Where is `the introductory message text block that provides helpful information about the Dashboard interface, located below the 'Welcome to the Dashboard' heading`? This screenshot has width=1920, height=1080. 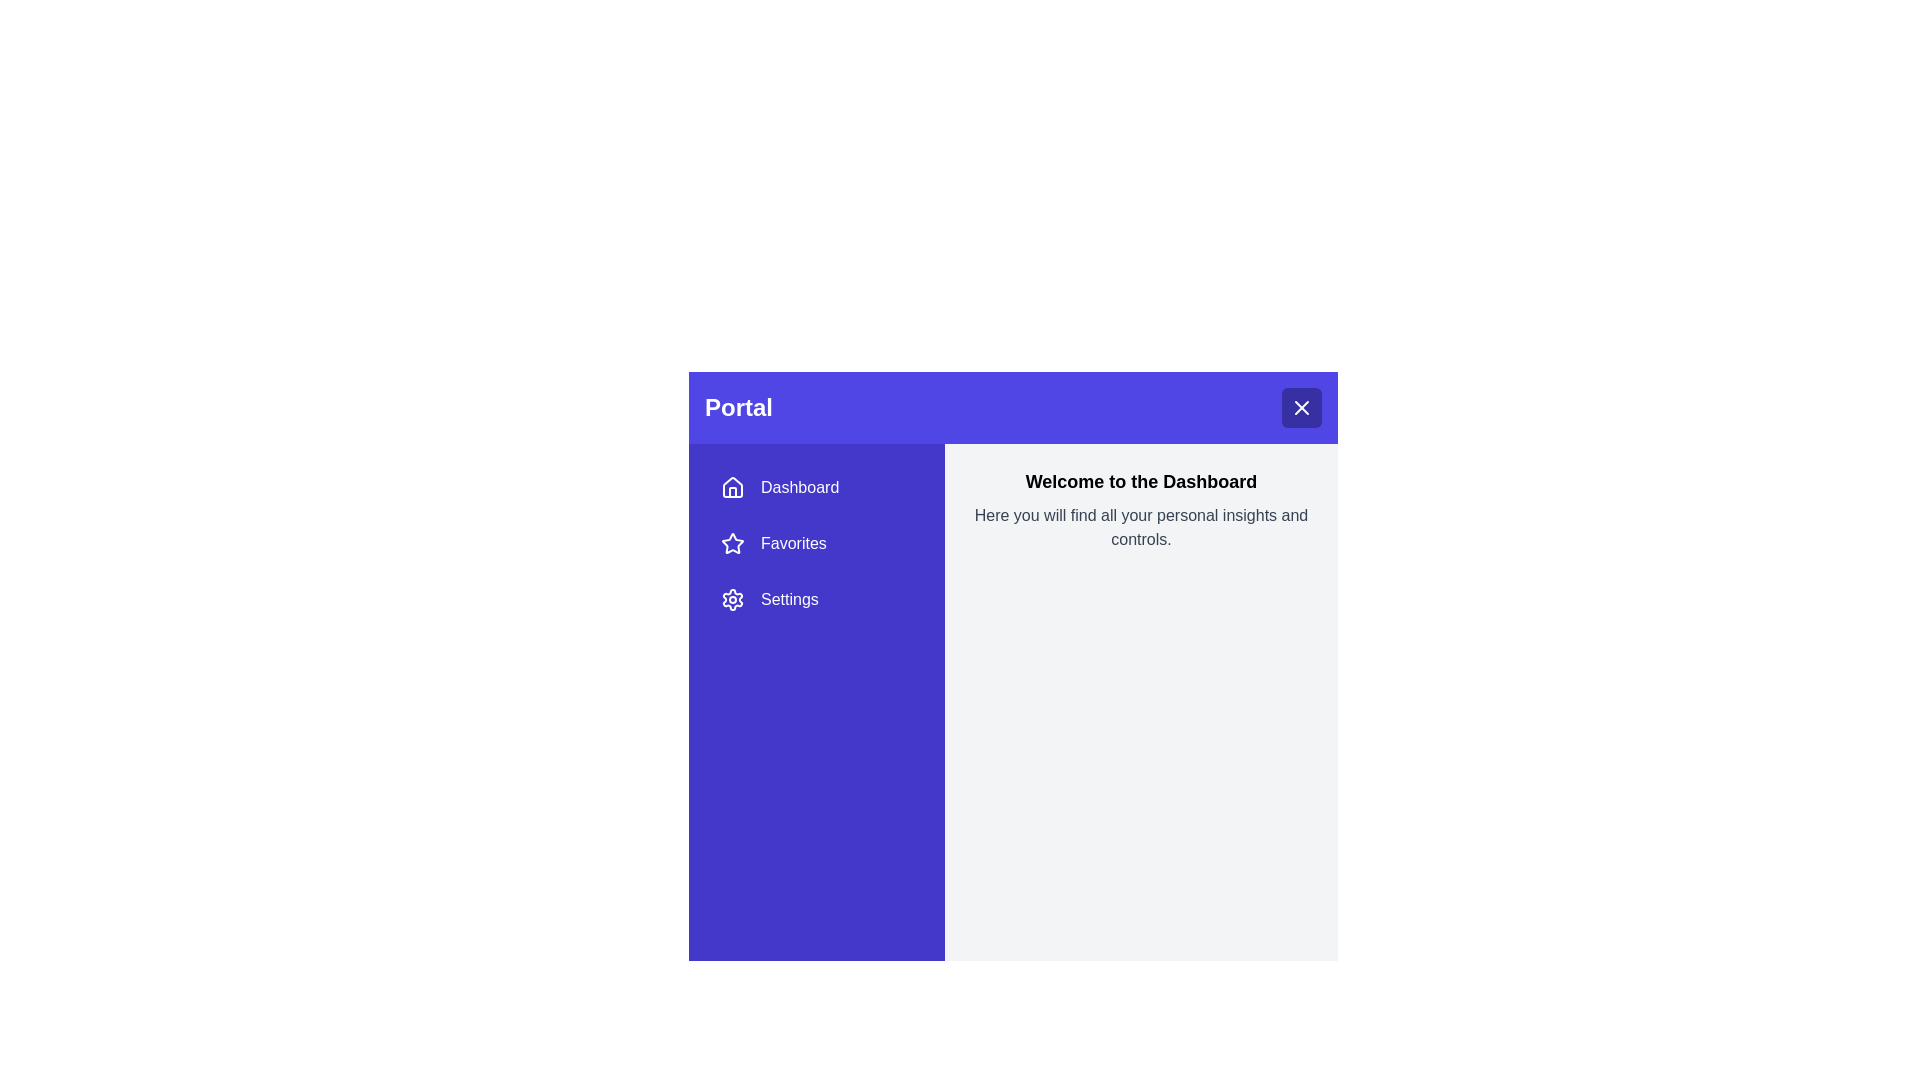
the introductory message text block that provides helpful information about the Dashboard interface, located below the 'Welcome to the Dashboard' heading is located at coordinates (1141, 527).